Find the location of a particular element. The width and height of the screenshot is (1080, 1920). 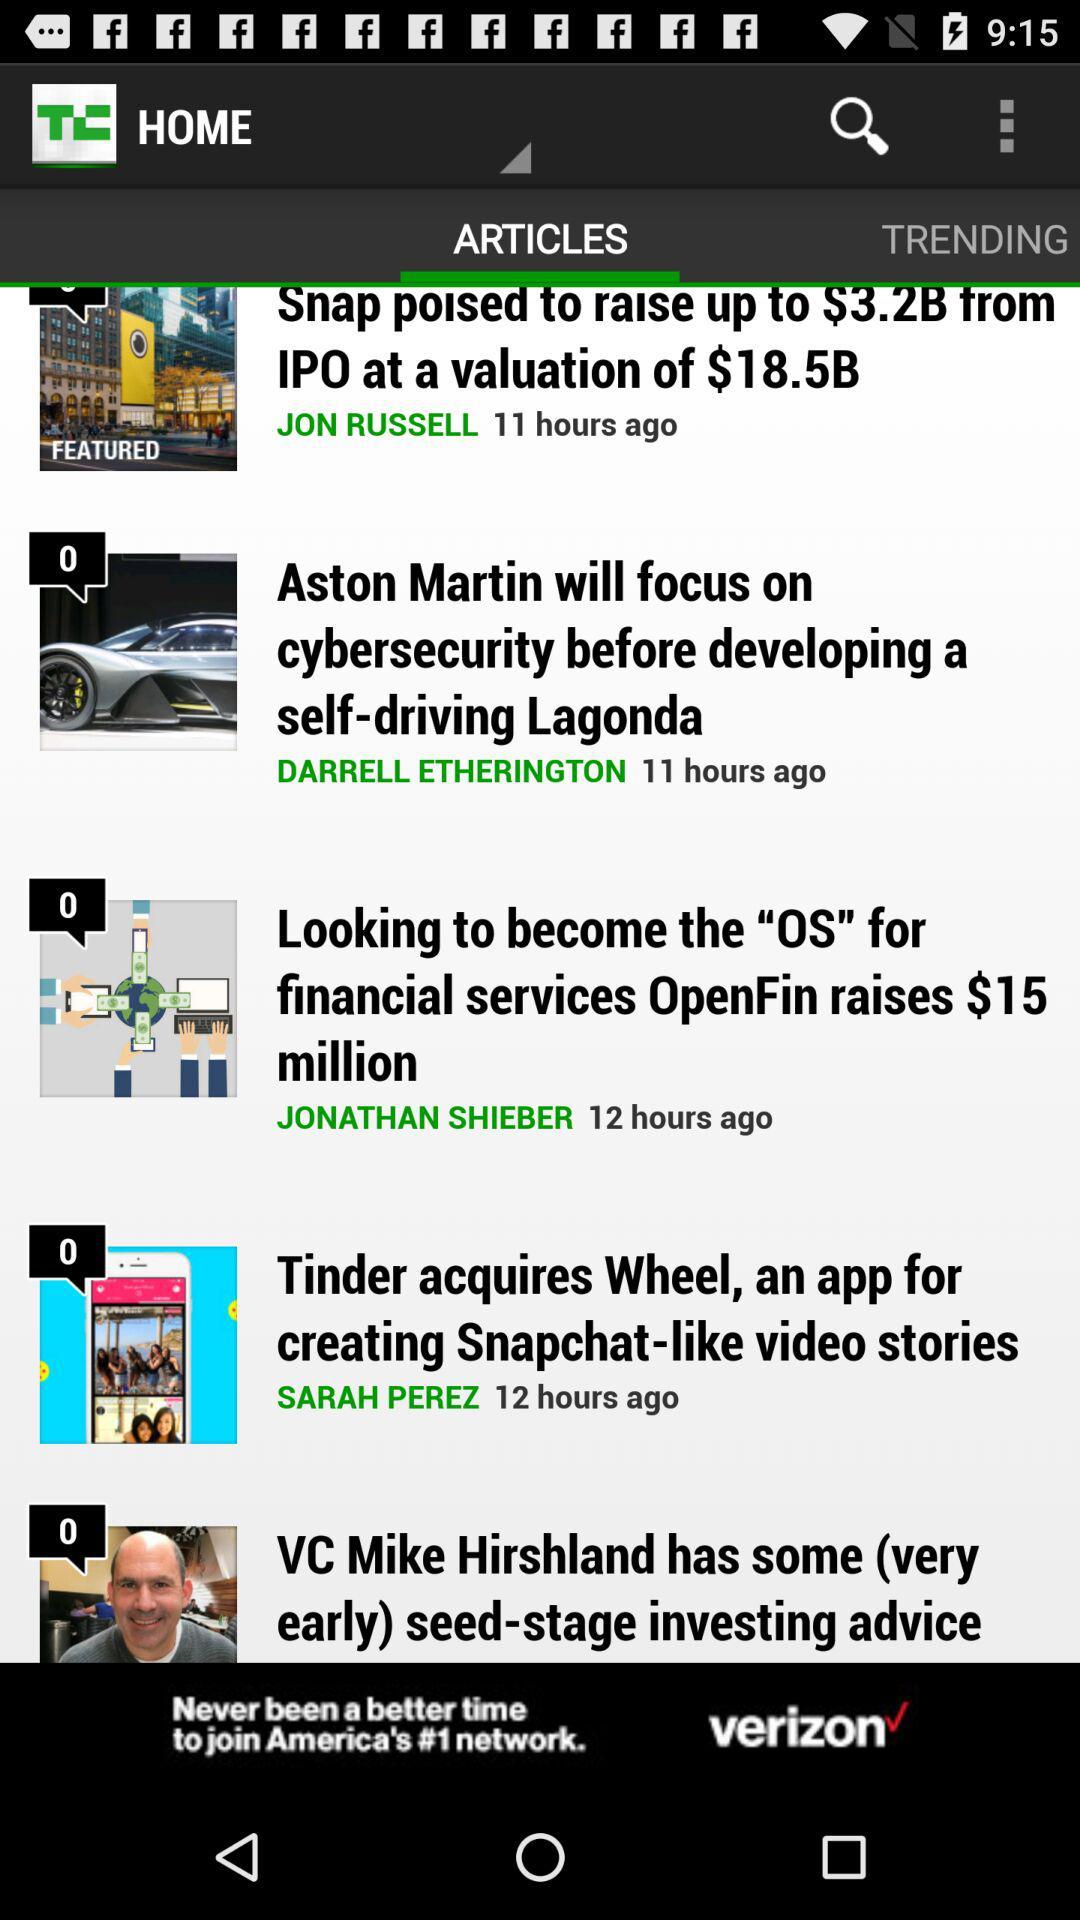

the last image in the page is located at coordinates (137, 1593).